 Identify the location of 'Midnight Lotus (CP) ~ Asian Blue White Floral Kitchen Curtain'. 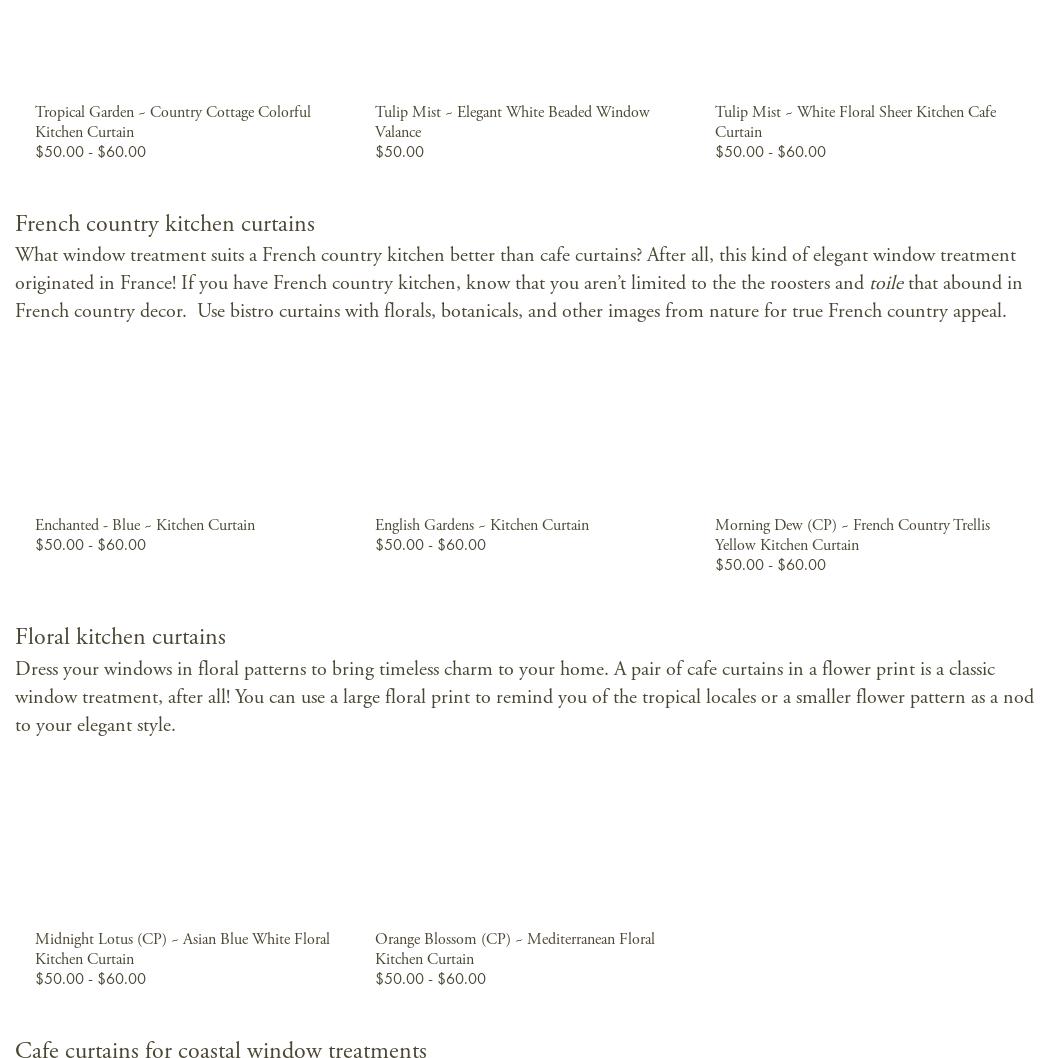
(181, 949).